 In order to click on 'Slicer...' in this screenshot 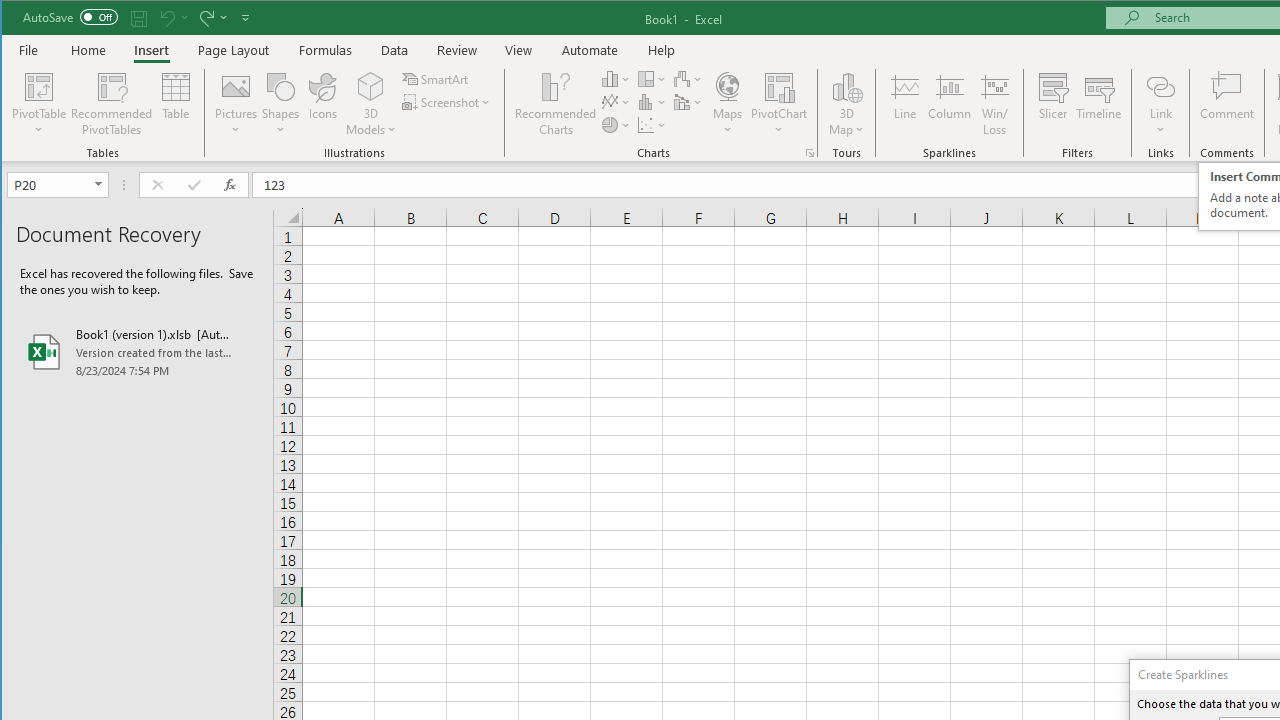, I will do `click(1051, 104)`.